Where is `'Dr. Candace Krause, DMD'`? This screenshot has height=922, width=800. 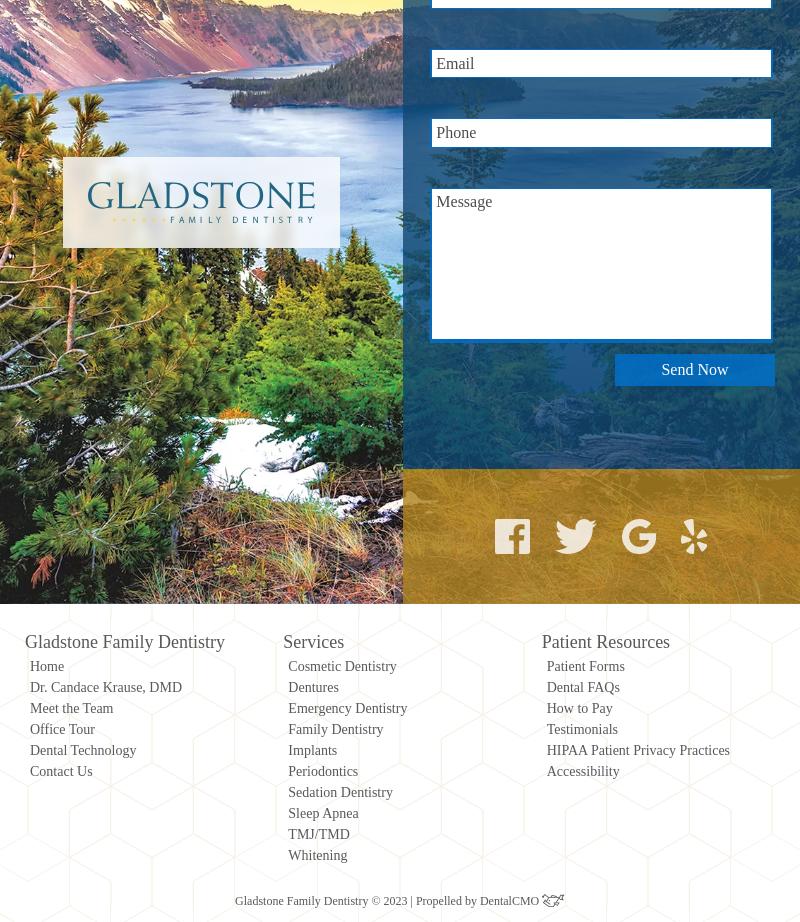
'Dr. Candace Krause, DMD' is located at coordinates (105, 686).